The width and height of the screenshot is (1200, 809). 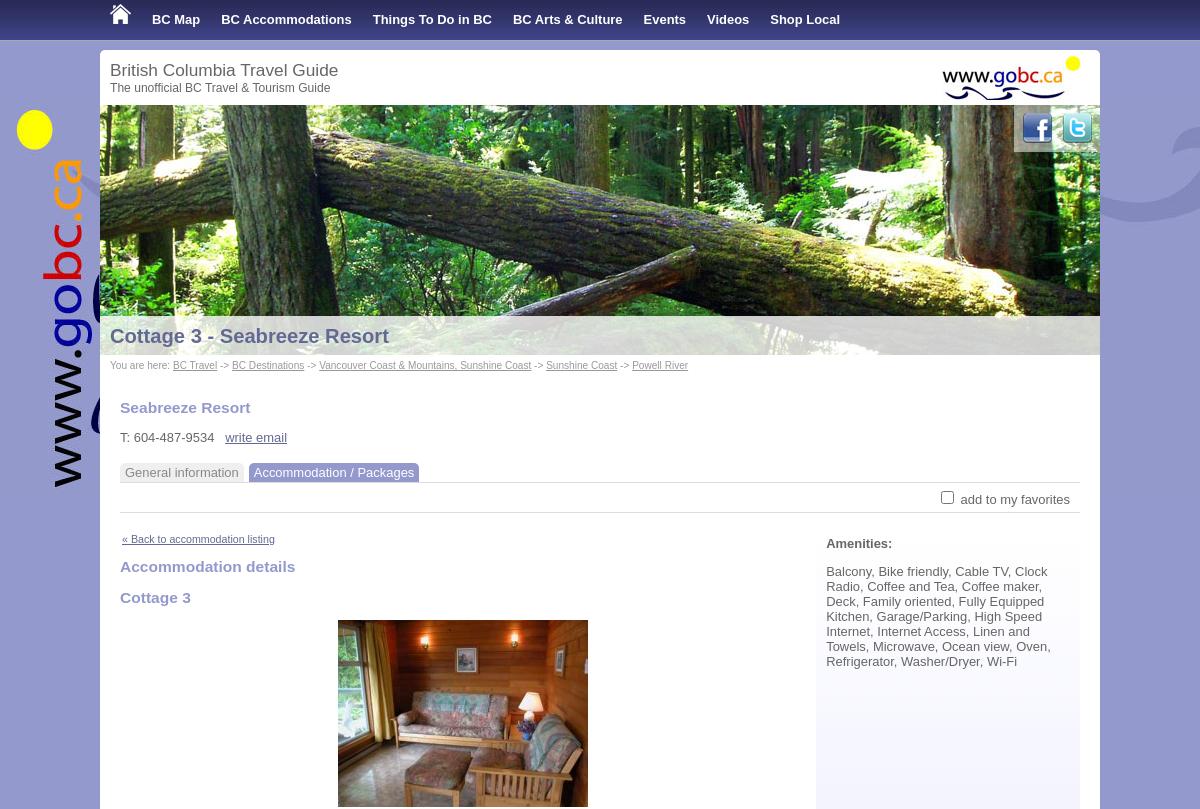 What do you see at coordinates (938, 615) in the screenshot?
I see `'Balcony,   Bike friendly,   Cable TV,   Clock Radio,   Coffee and Tea,   Coffee maker,   Deck,   Family oriented,   Fully Equipped Kitchen,   Garage/Parking,   High Speed Internet,   Internet Access,   Linen and Towels,   Microwave,   Ocean view,   Oven,   Refrigerator,   Washer/Dryer,   Wi-Fi'` at bounding box center [938, 615].